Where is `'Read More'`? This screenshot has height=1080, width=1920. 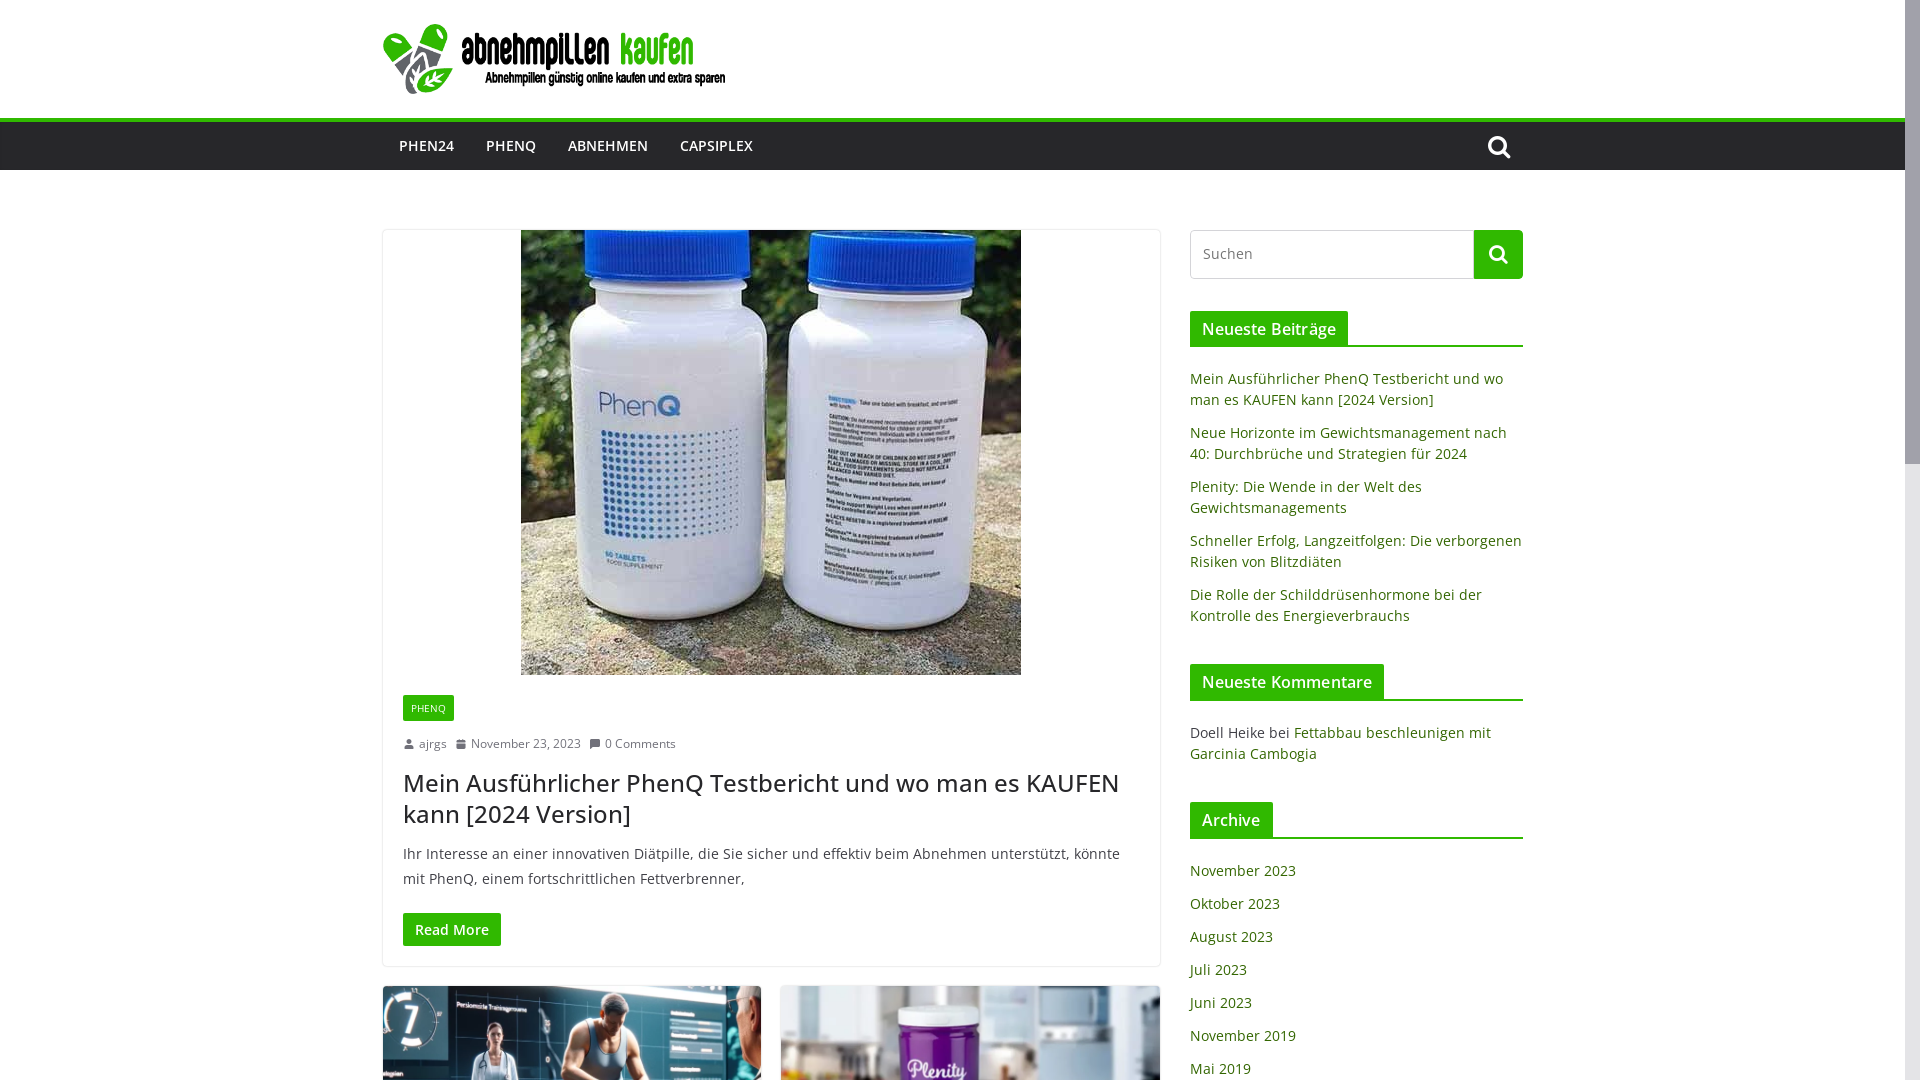
'Read More' is located at coordinates (450, 929).